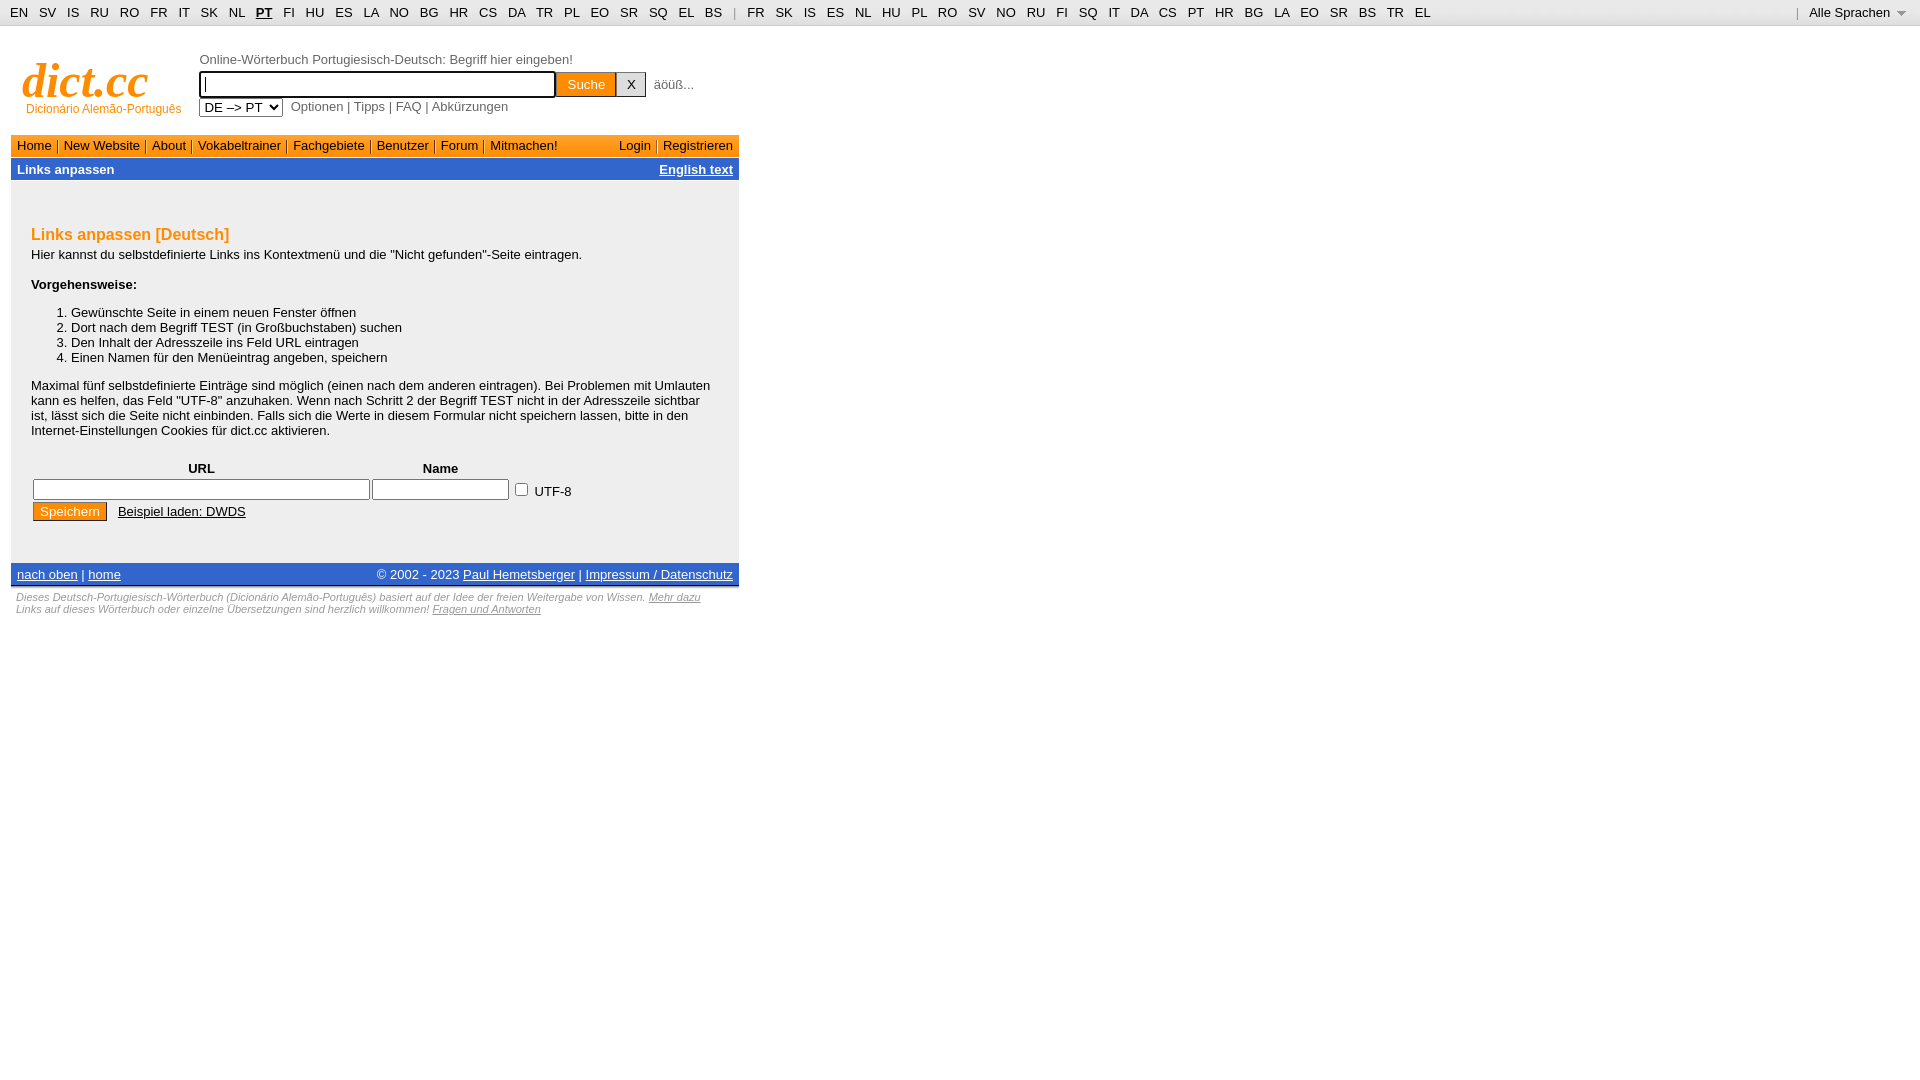  I want to click on 'IS', so click(810, 12).